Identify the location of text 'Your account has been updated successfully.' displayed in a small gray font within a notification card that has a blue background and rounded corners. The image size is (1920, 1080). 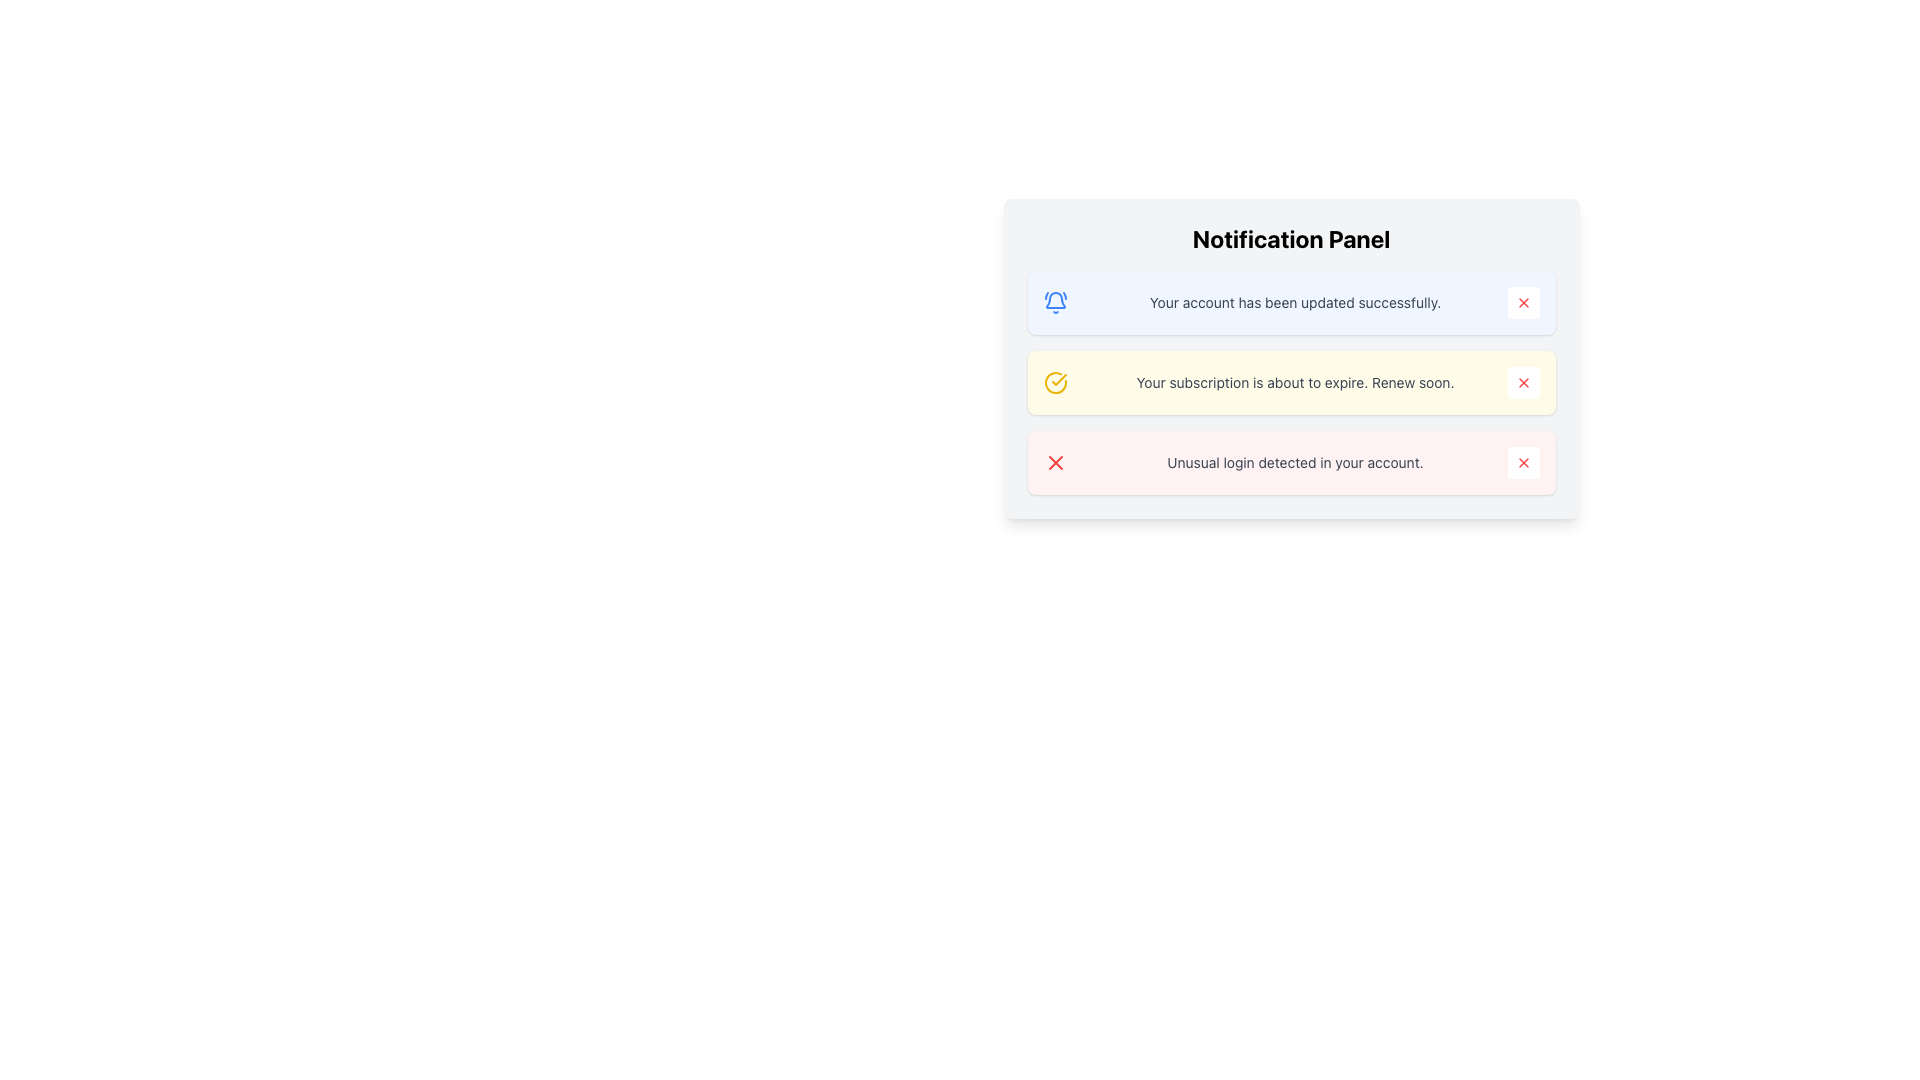
(1295, 303).